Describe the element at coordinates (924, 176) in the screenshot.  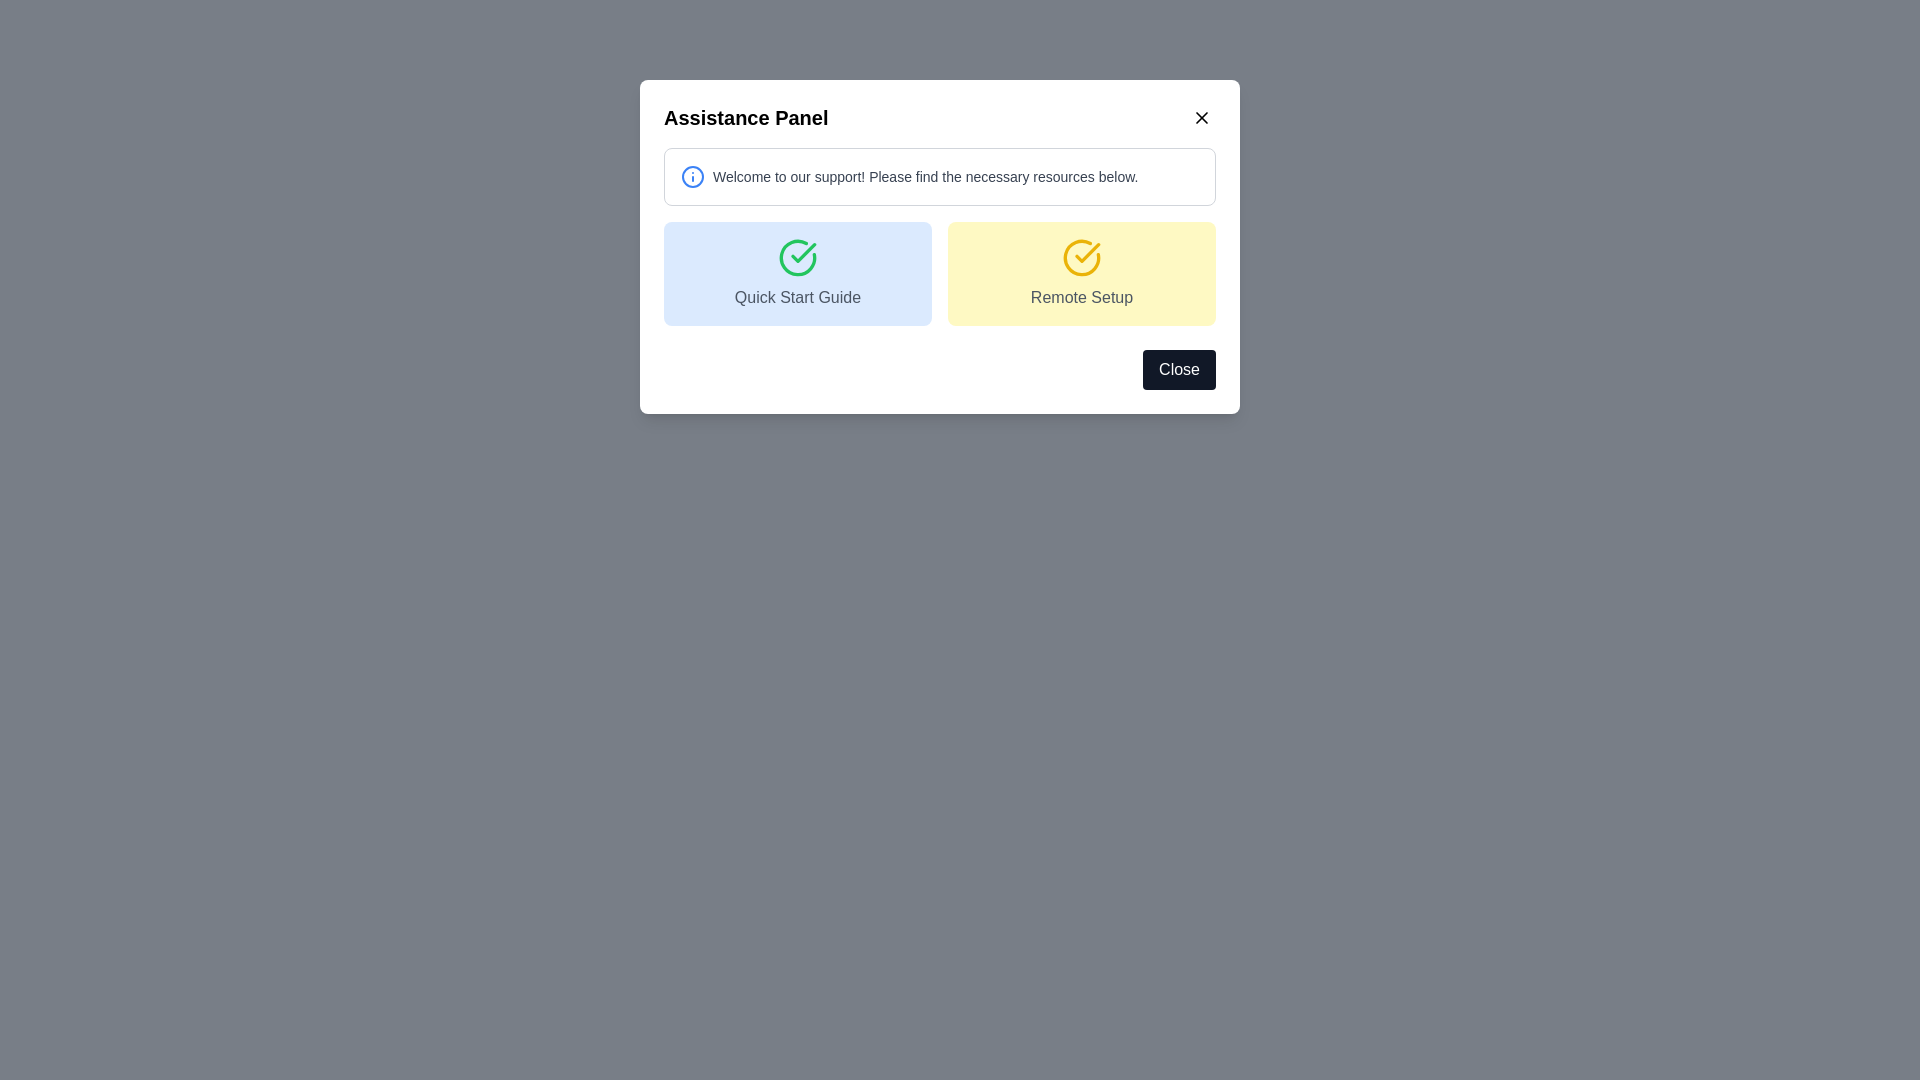
I see `the static text that says 'Welcome to our support! Please find the necessary resources below', which is displayed in a small font size and gray color, located near the top of a pop-up window` at that location.